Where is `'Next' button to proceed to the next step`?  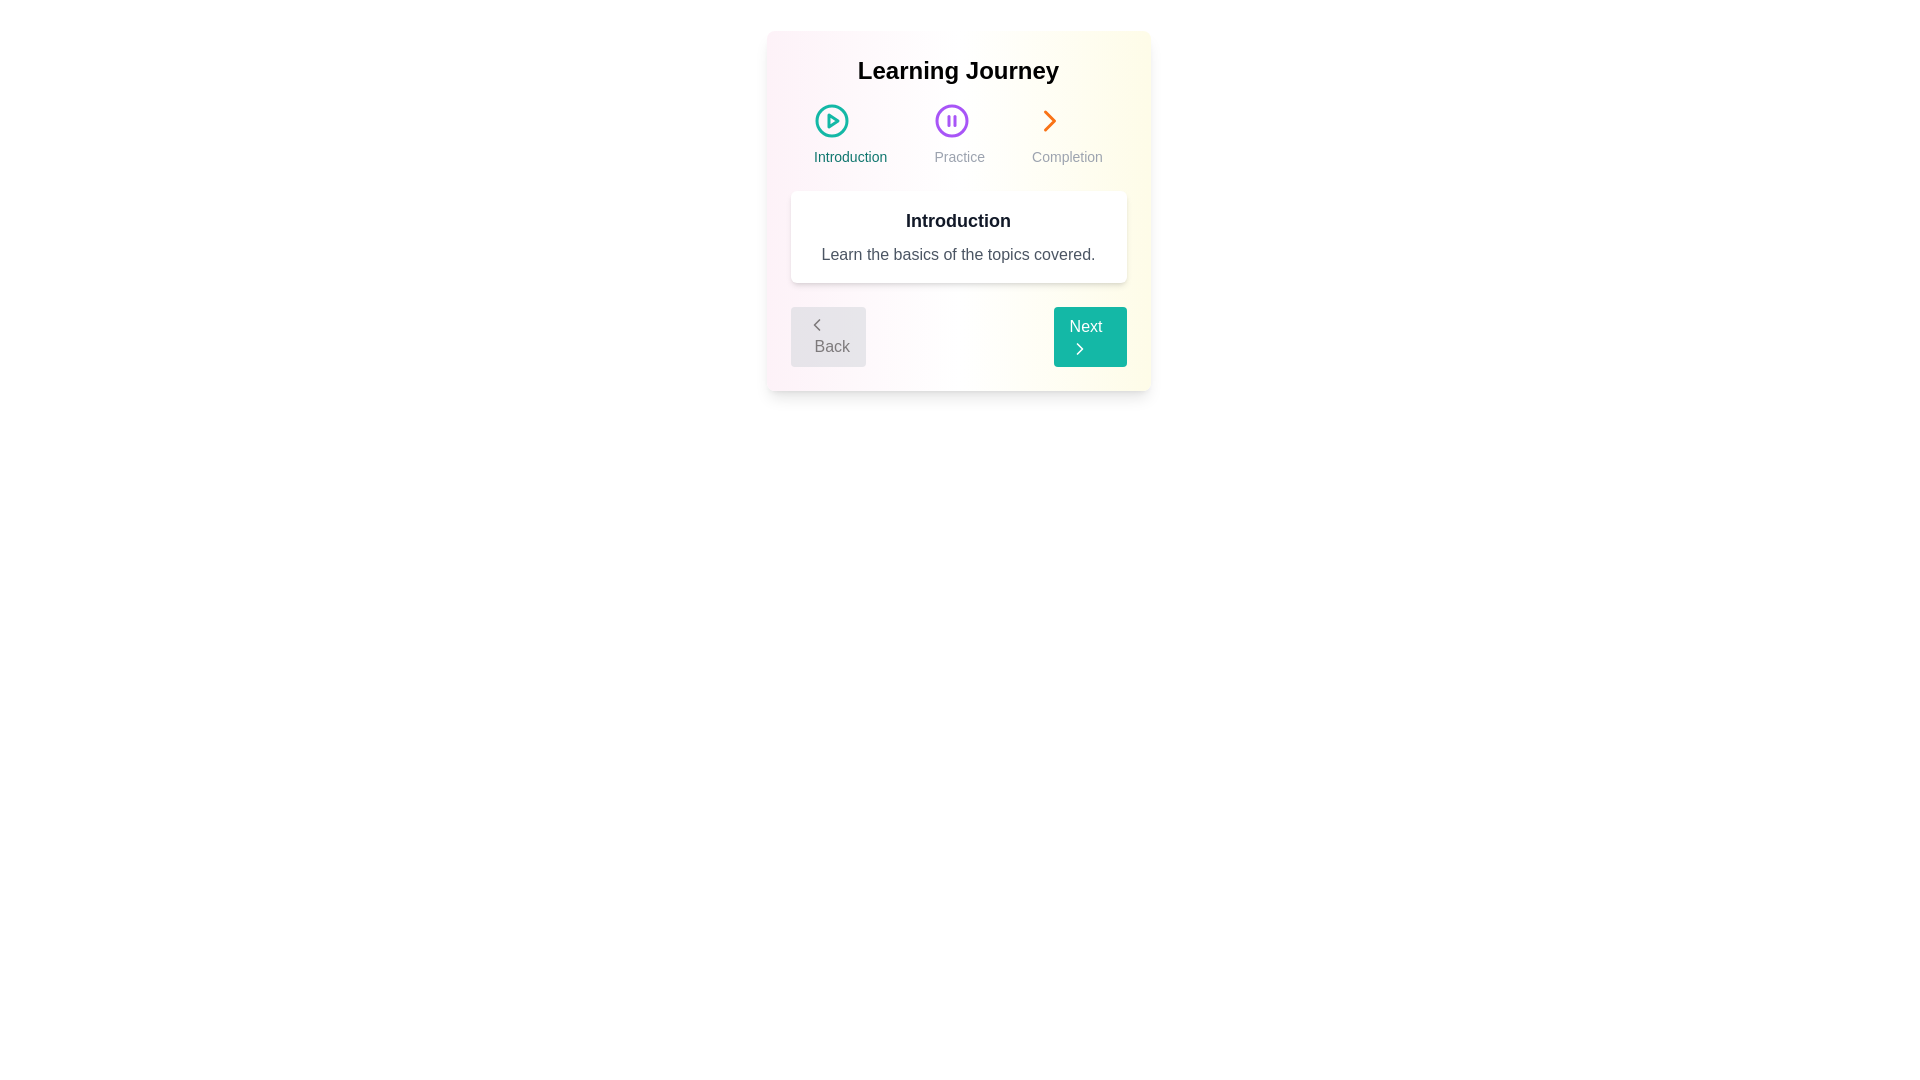
'Next' button to proceed to the next step is located at coordinates (1088, 335).